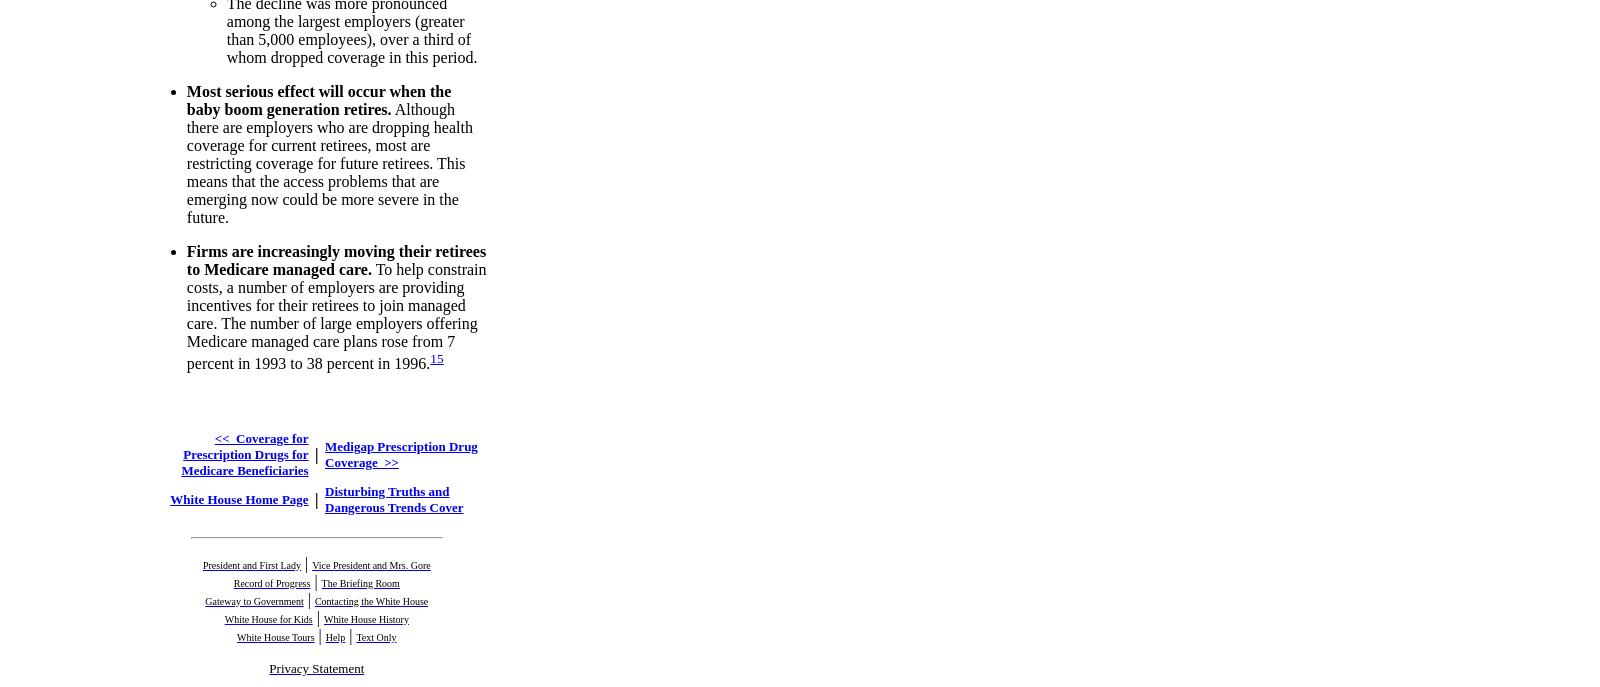  Describe the element at coordinates (336, 315) in the screenshot. I see `'To help constrain costs, a number of 
       employers are providing incentives for their retirees to join managed care.  The number of large employers 
       offering Medicare managed care plans rose from 7 percent in 1993 to 38 percent in 
       1996.'` at that location.